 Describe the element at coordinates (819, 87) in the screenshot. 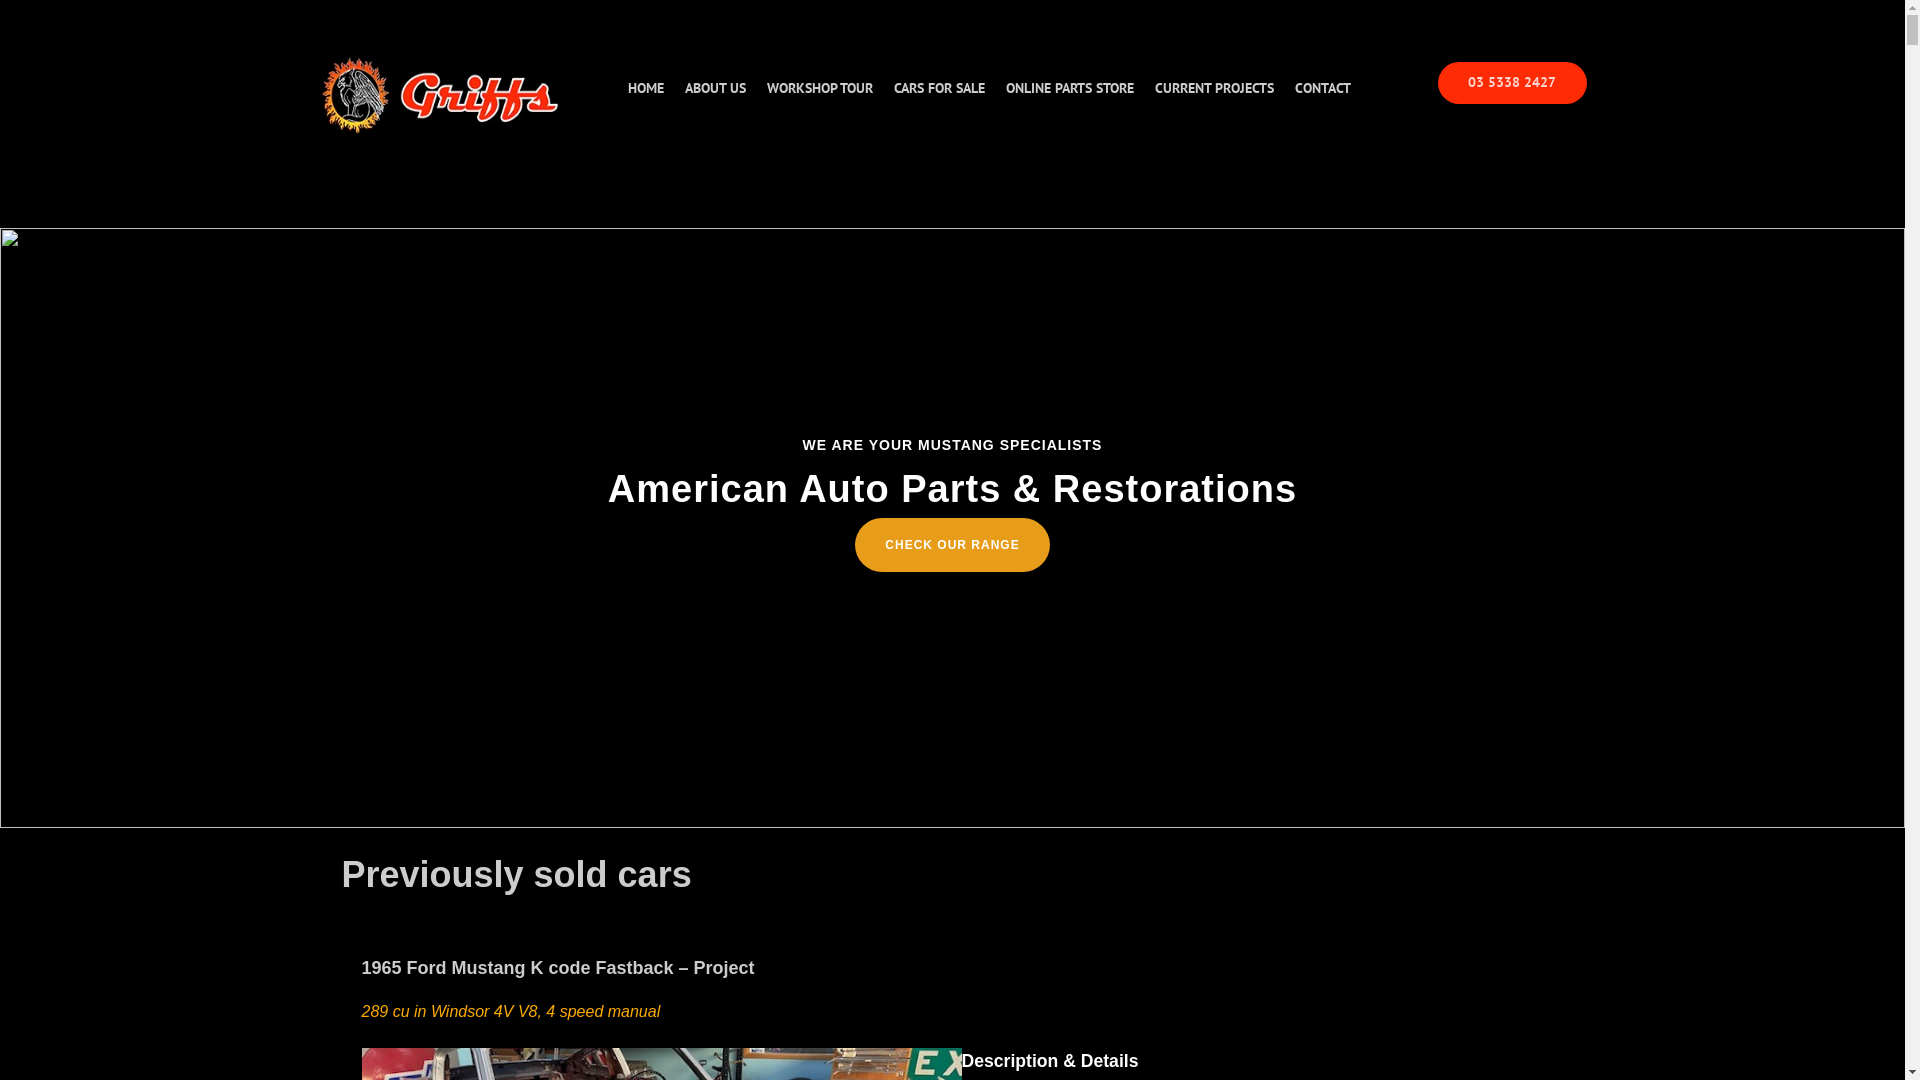

I see `'WORKSHOP TOUR'` at that location.